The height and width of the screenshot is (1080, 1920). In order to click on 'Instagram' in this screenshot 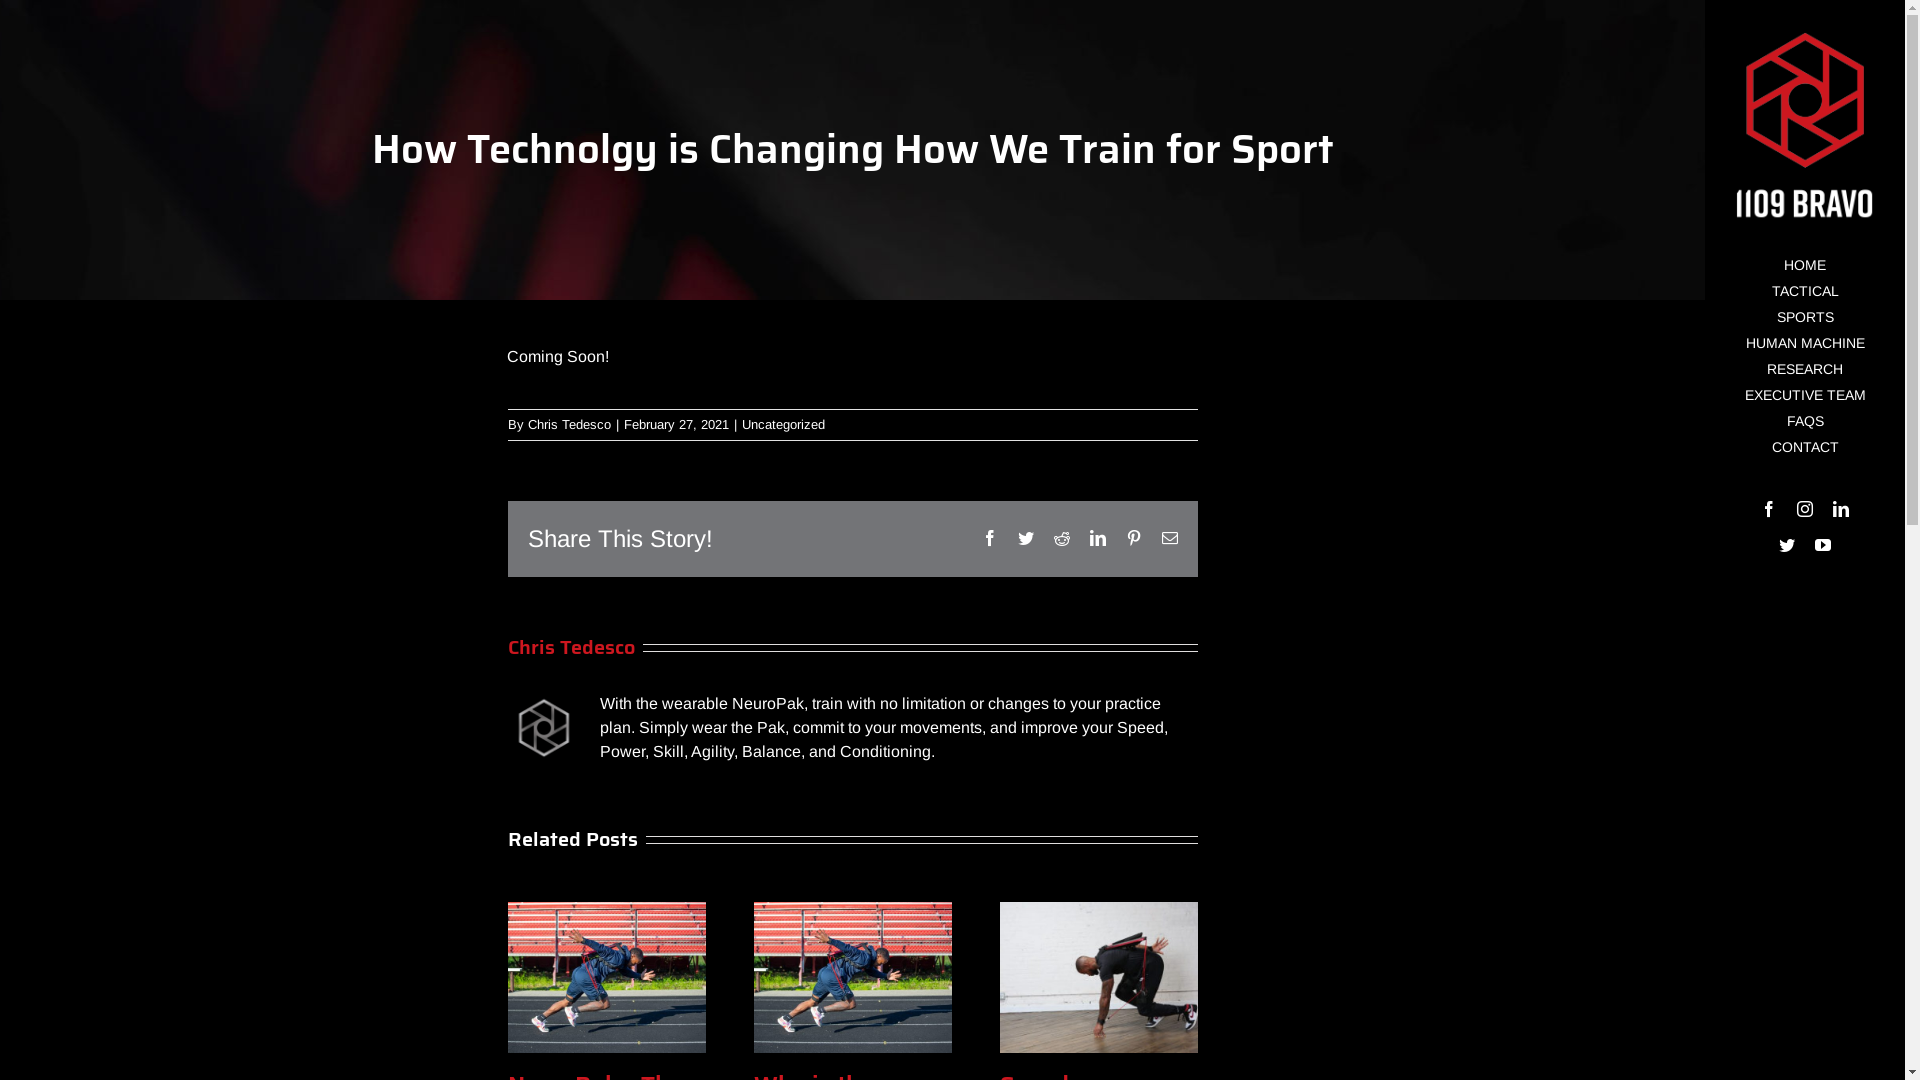, I will do `click(1796, 508)`.